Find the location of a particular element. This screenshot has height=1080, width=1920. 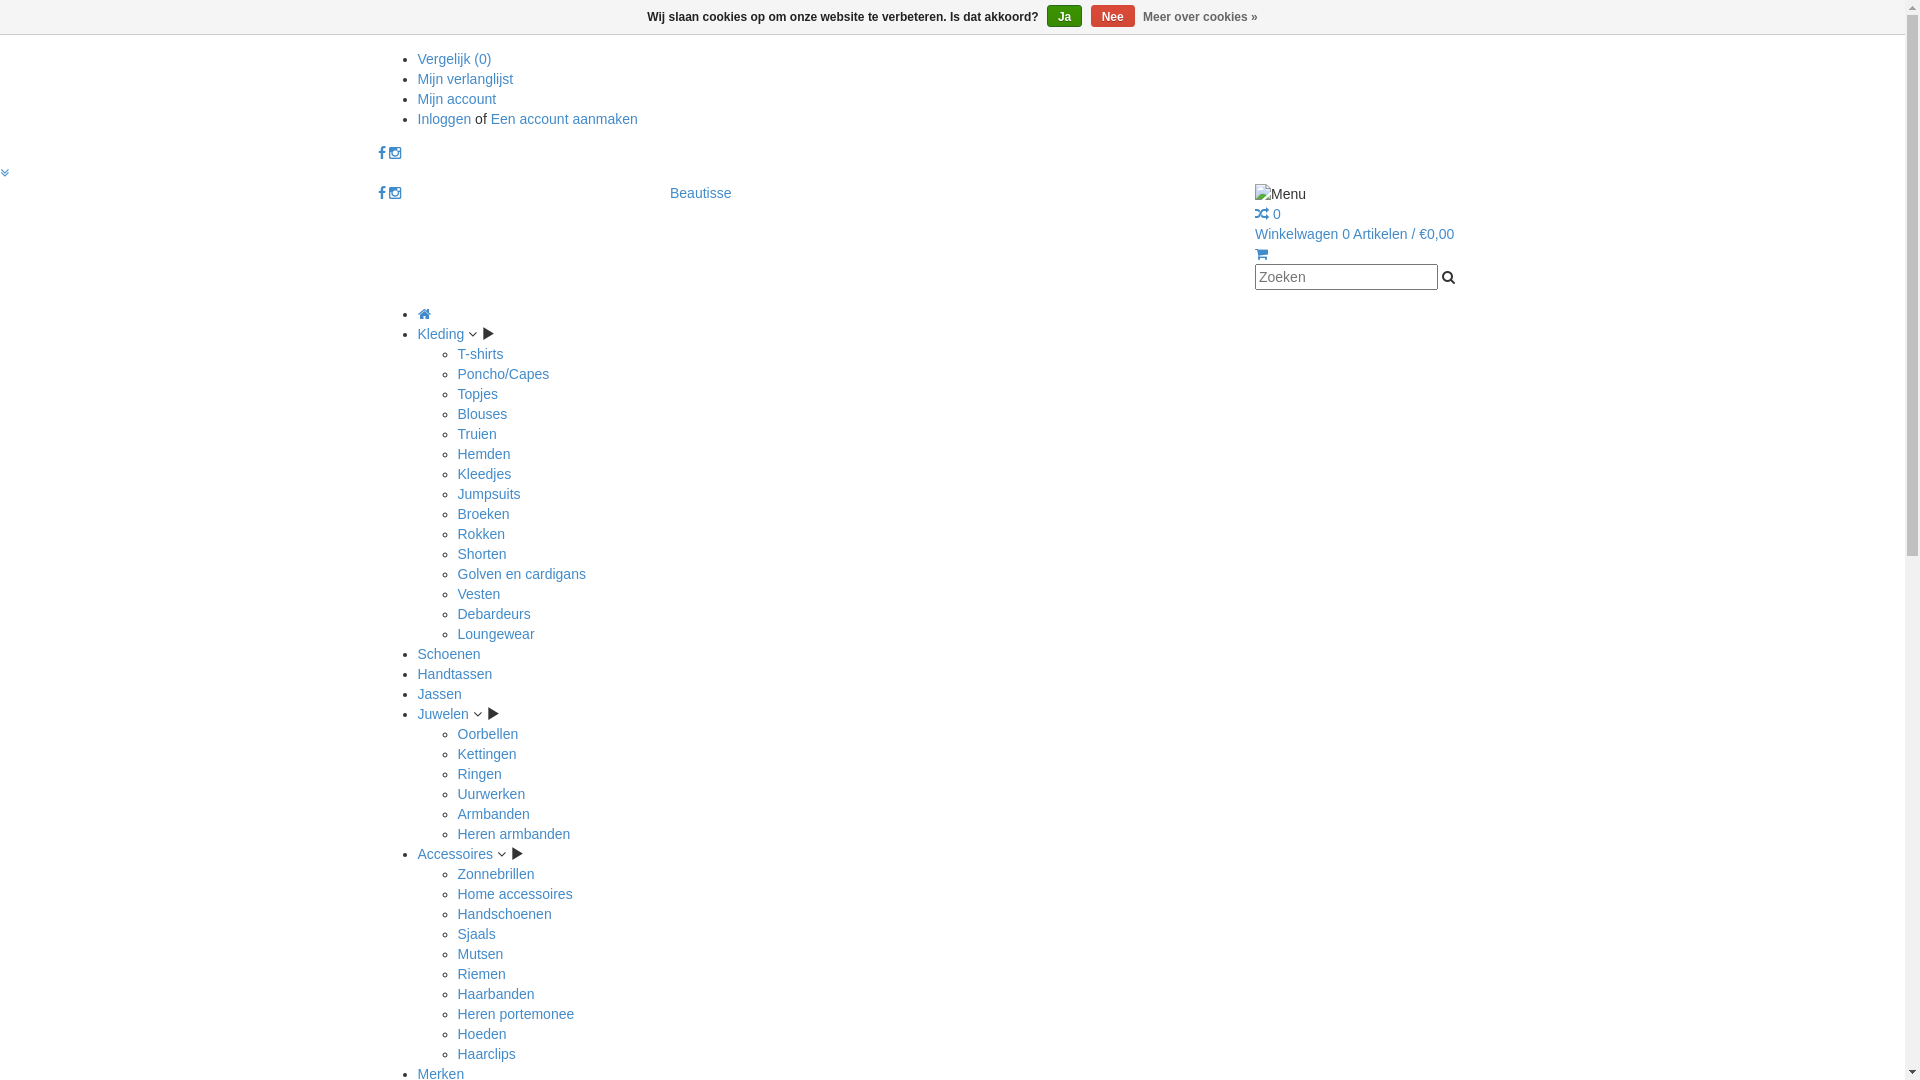

'Instagram Beautisse' is located at coordinates (394, 192).